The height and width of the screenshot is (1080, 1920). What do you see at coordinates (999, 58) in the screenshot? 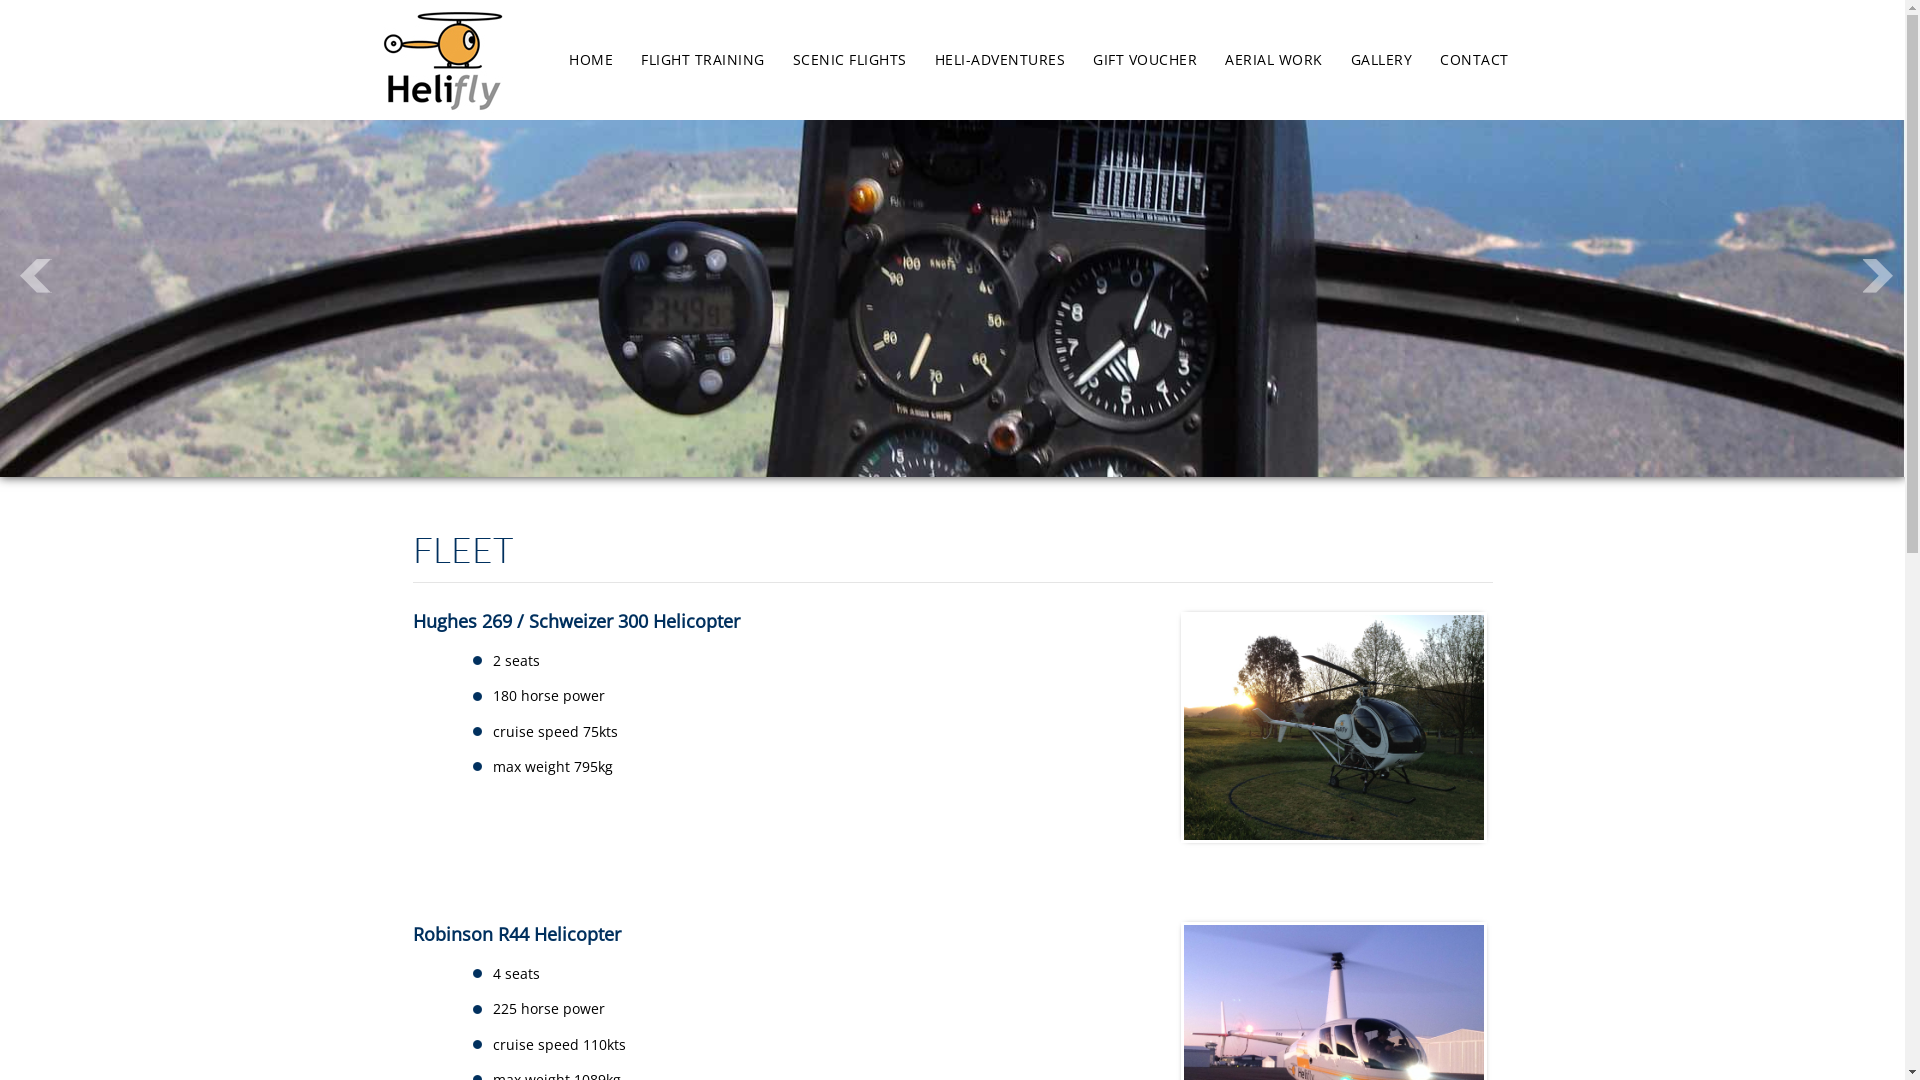
I see `'HELI-ADVENTURES'` at bounding box center [999, 58].